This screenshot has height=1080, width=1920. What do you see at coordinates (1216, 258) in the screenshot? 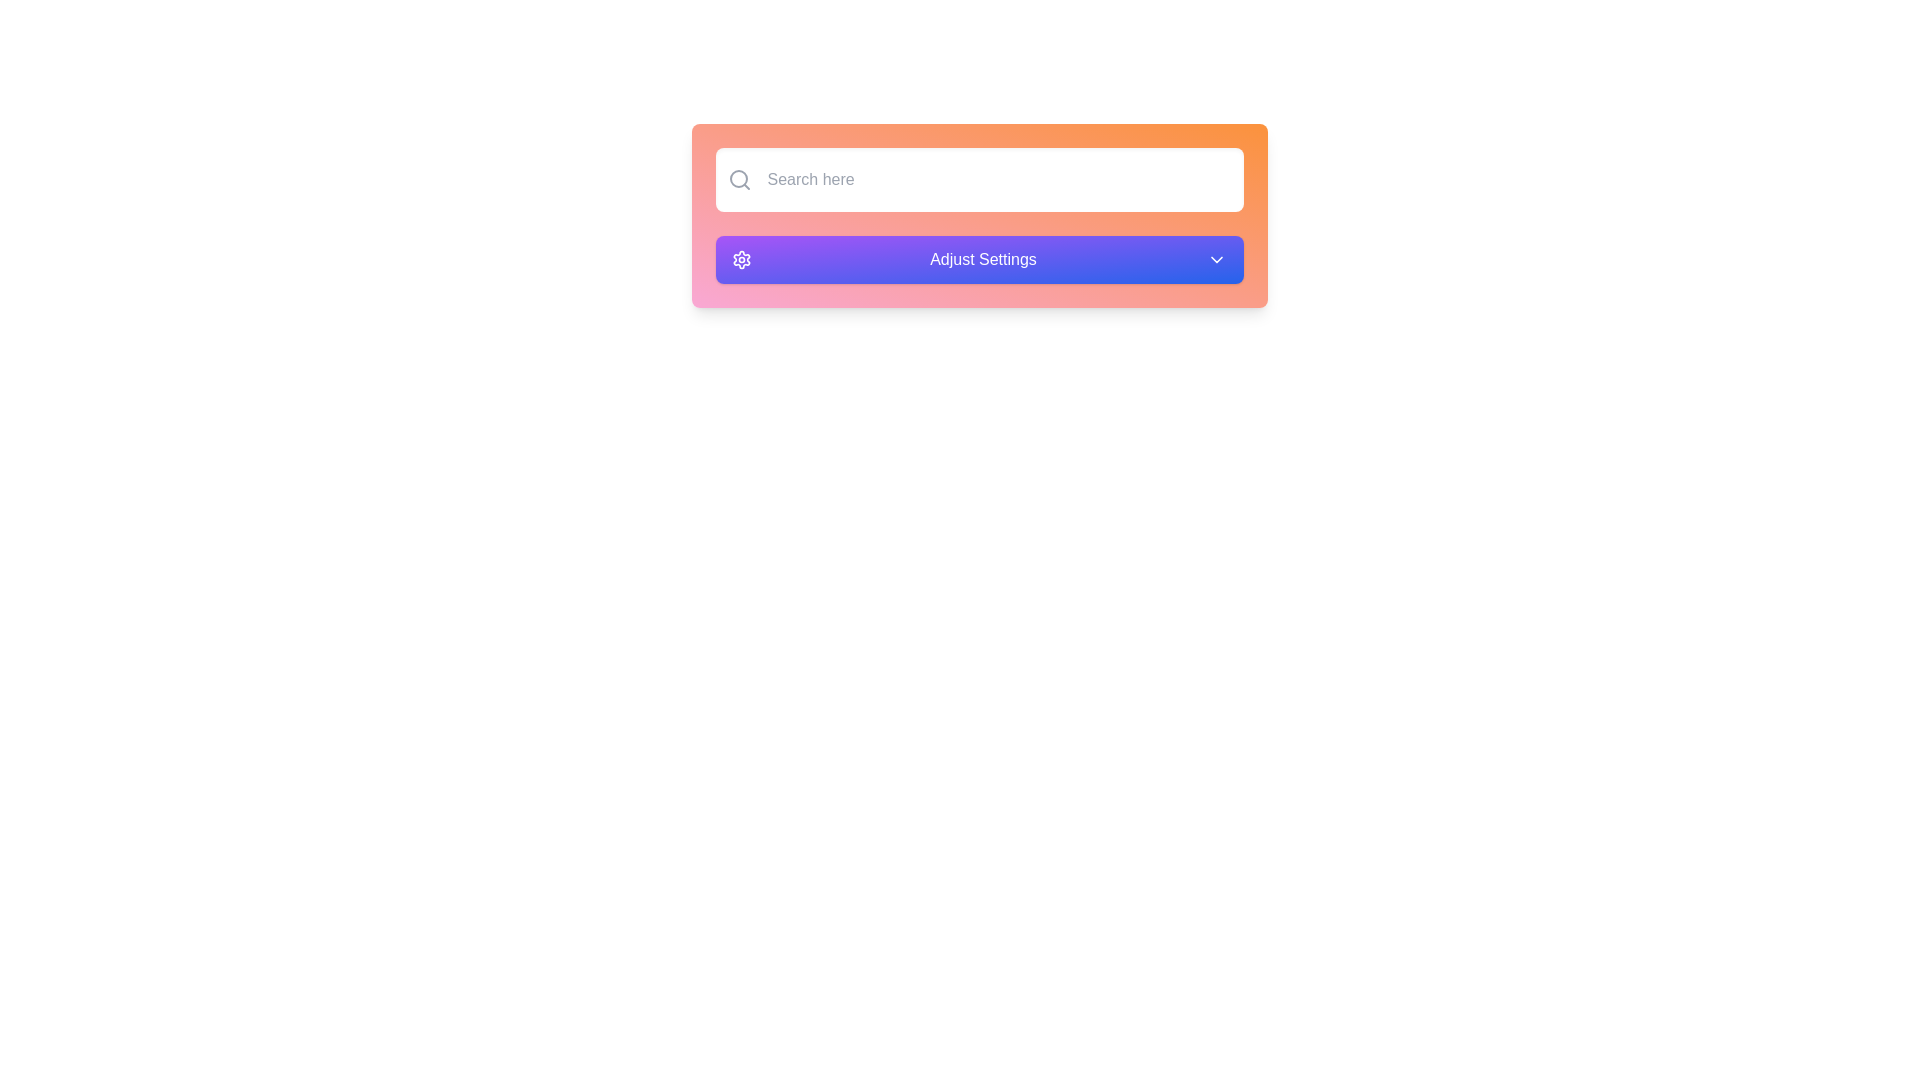
I see `the downward-pointing chevron icon located on the right-hand side of the 'Adjust Settings' button` at bounding box center [1216, 258].